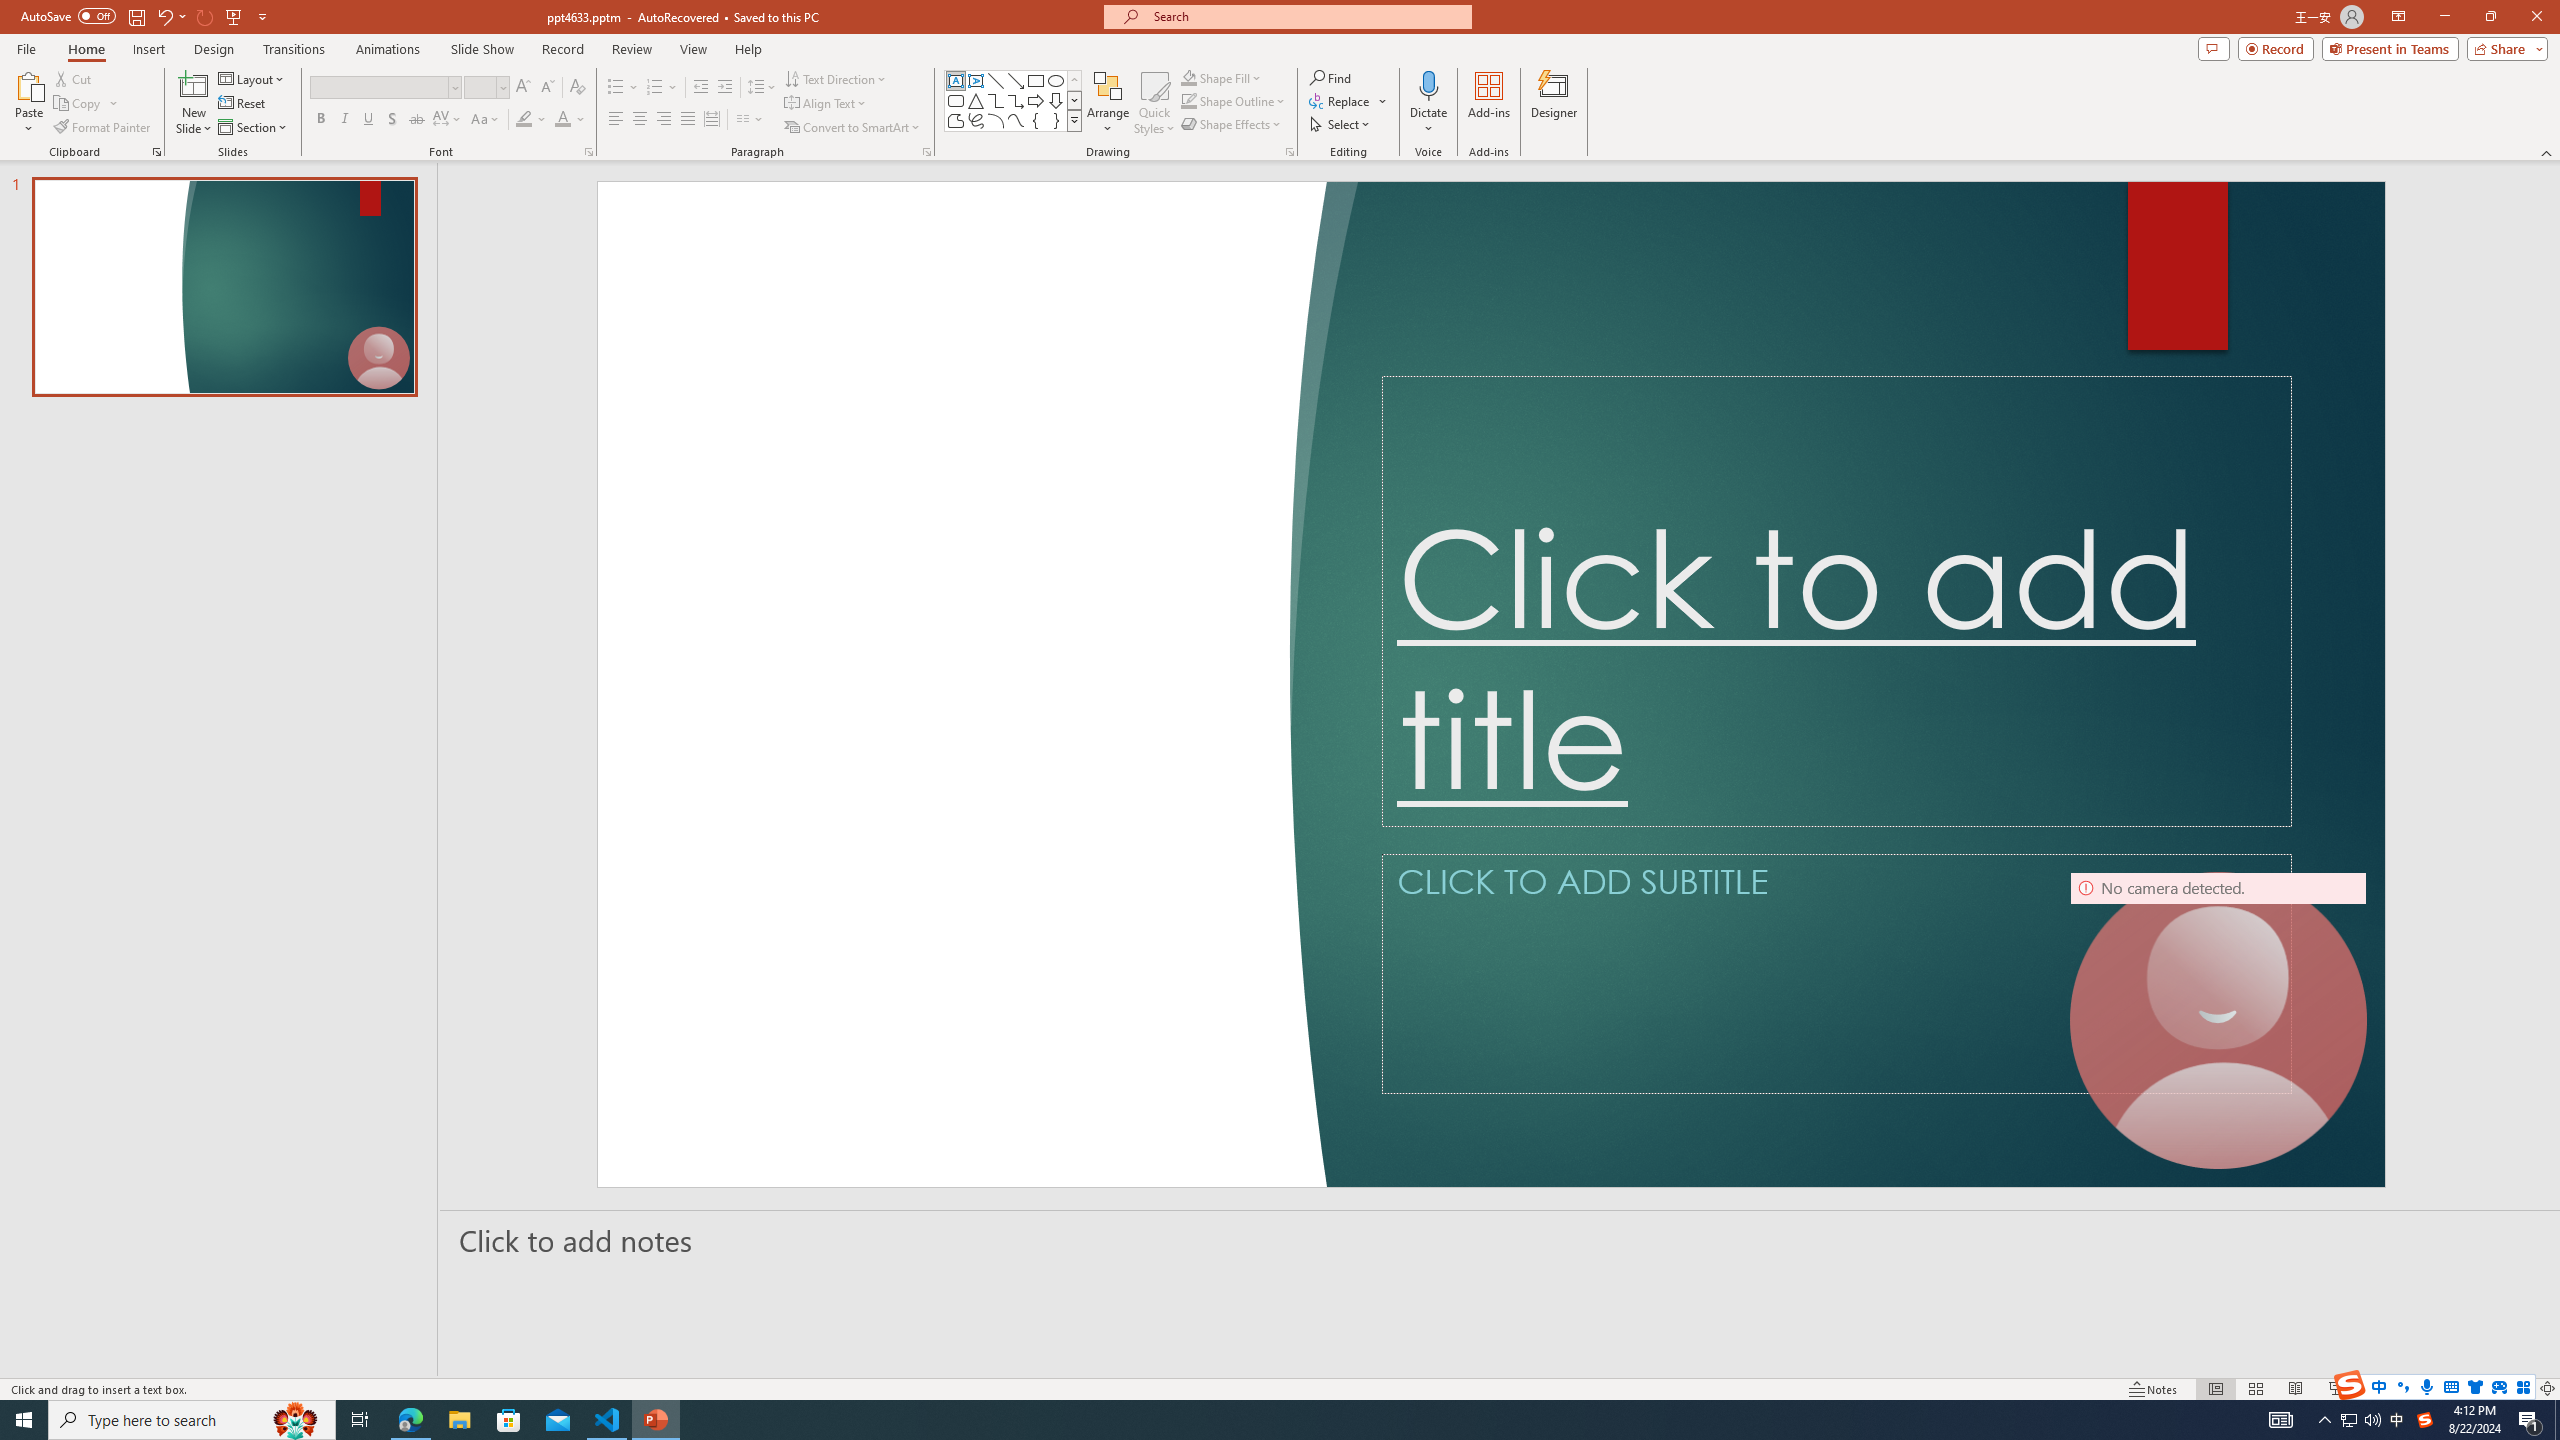  I want to click on 'Shape Effects', so click(1231, 122).